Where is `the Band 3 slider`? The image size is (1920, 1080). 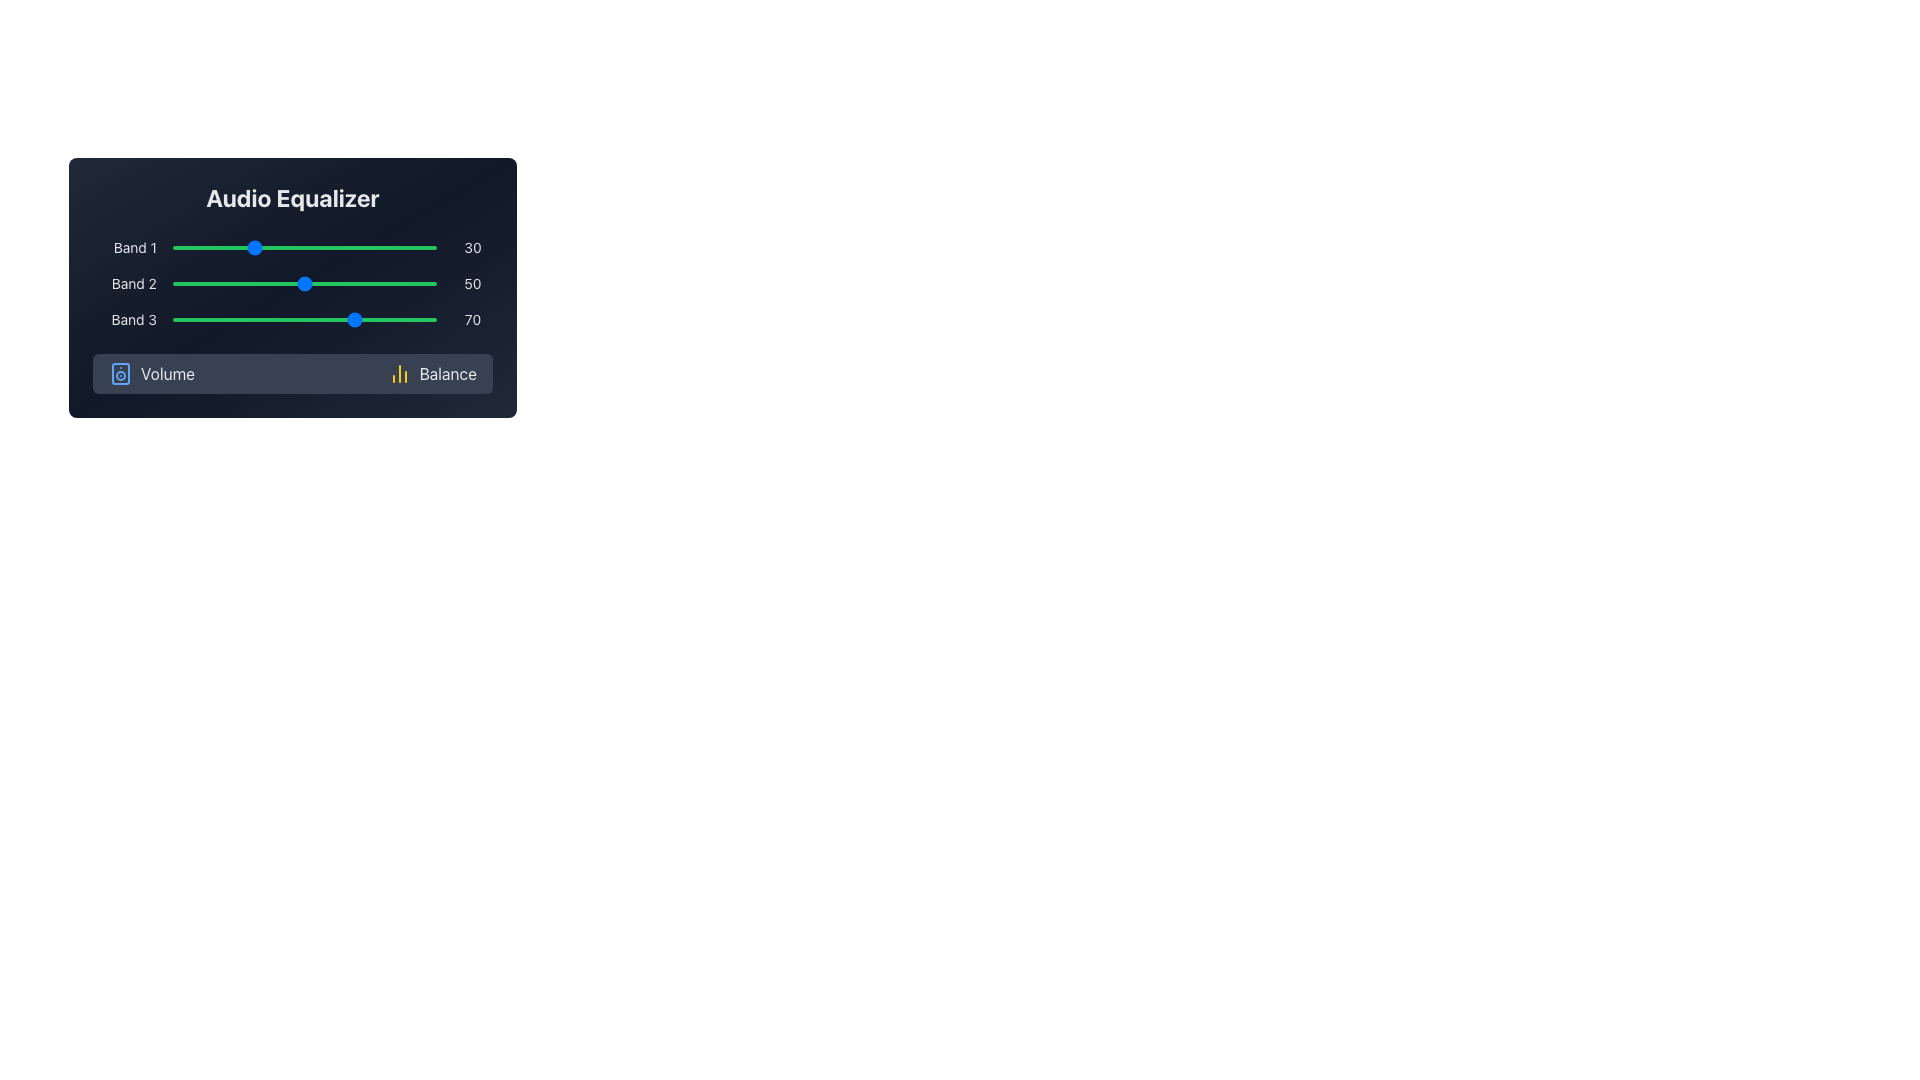 the Band 3 slider is located at coordinates (304, 319).